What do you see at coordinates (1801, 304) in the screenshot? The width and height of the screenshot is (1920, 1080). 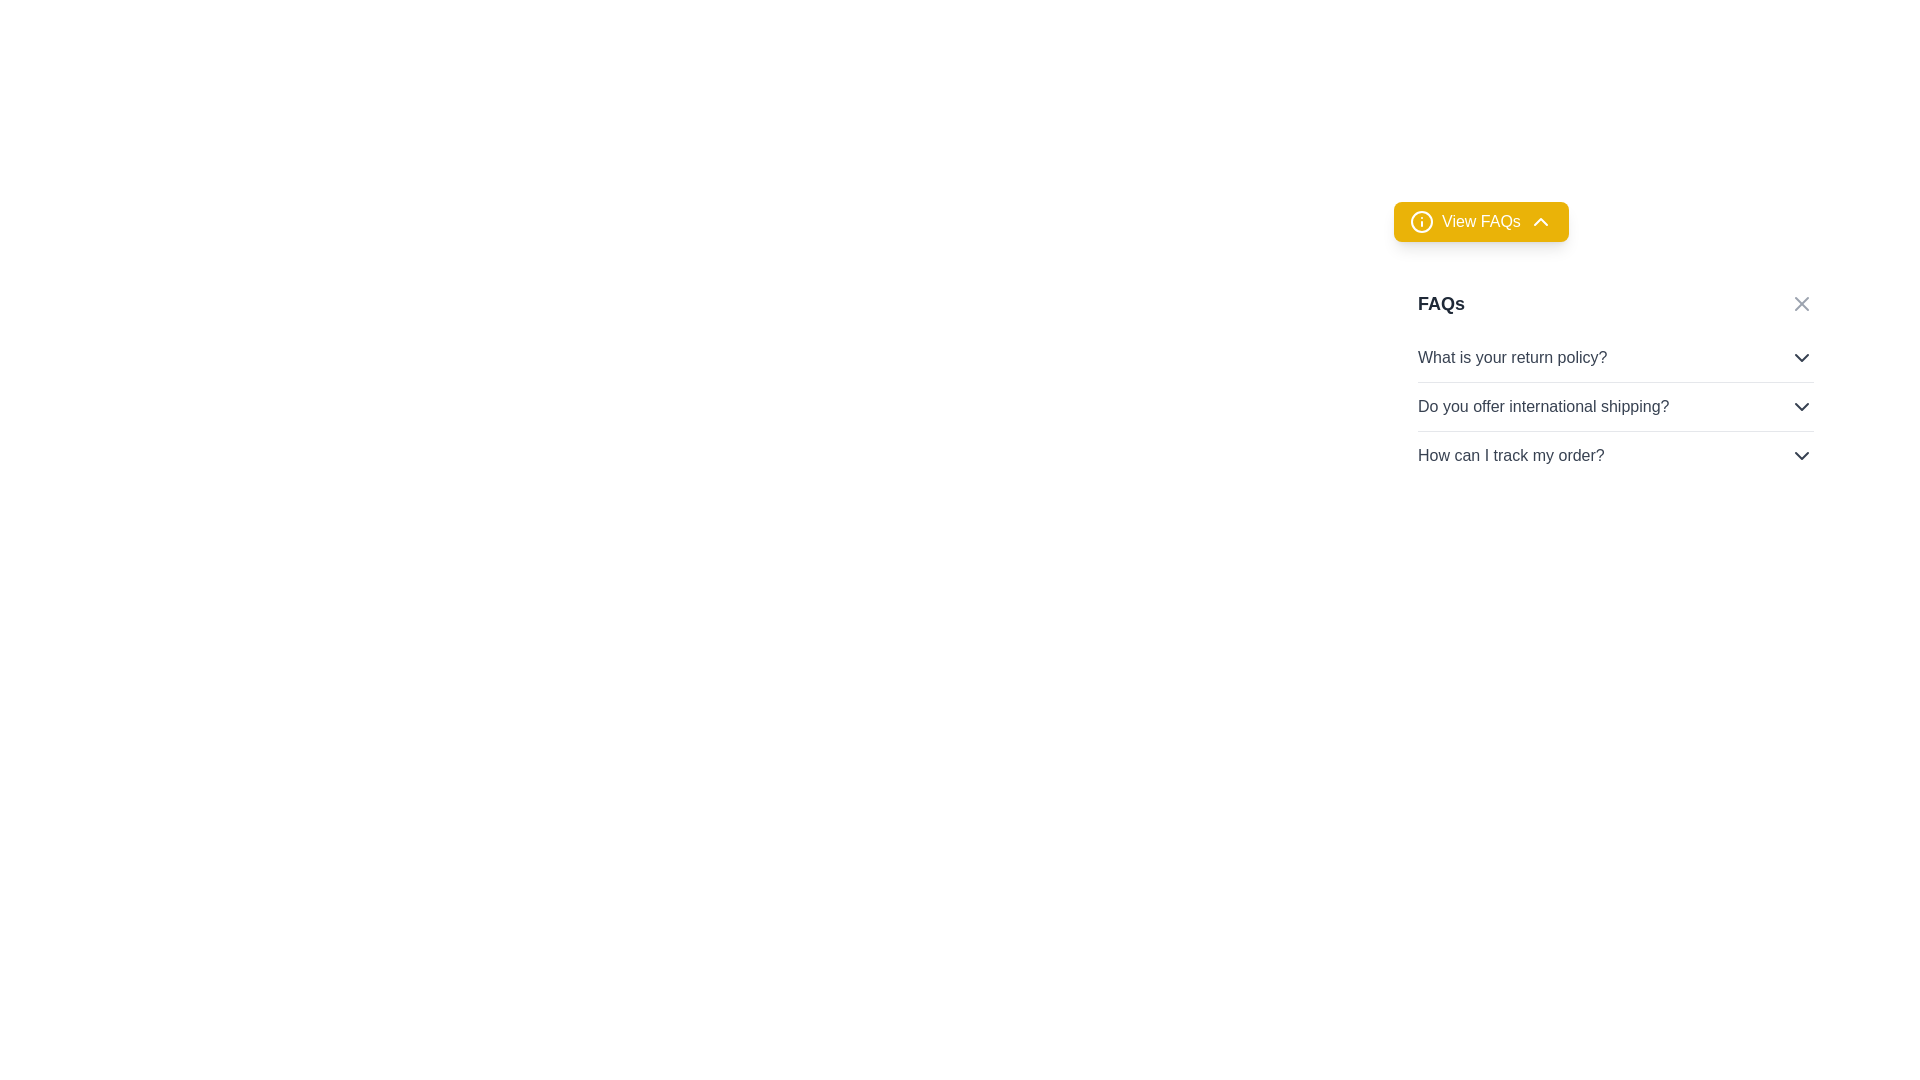 I see `the Close button, which is a small gray 'X' icon in the top right corner of the FAQ section` at bounding box center [1801, 304].